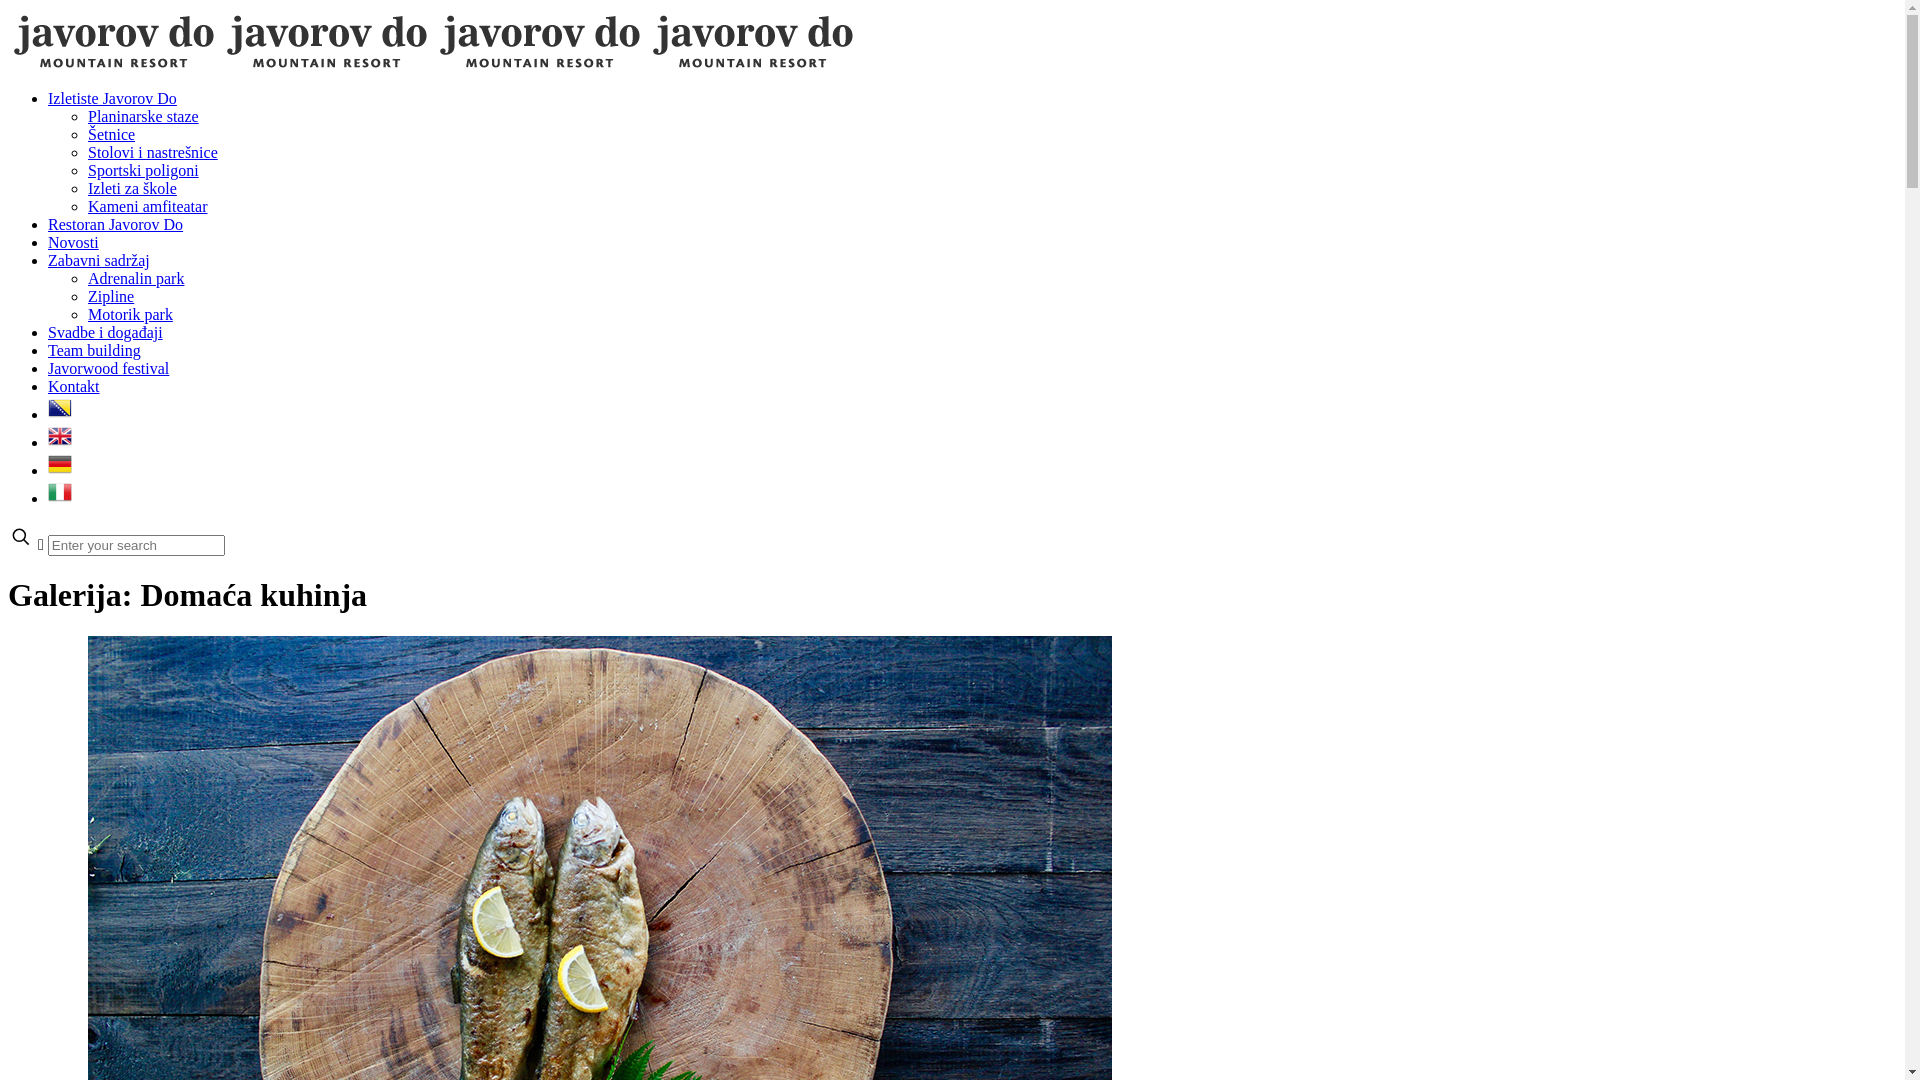 The image size is (1920, 1080). What do you see at coordinates (111, 98) in the screenshot?
I see `'Izletiste Javorov Do'` at bounding box center [111, 98].